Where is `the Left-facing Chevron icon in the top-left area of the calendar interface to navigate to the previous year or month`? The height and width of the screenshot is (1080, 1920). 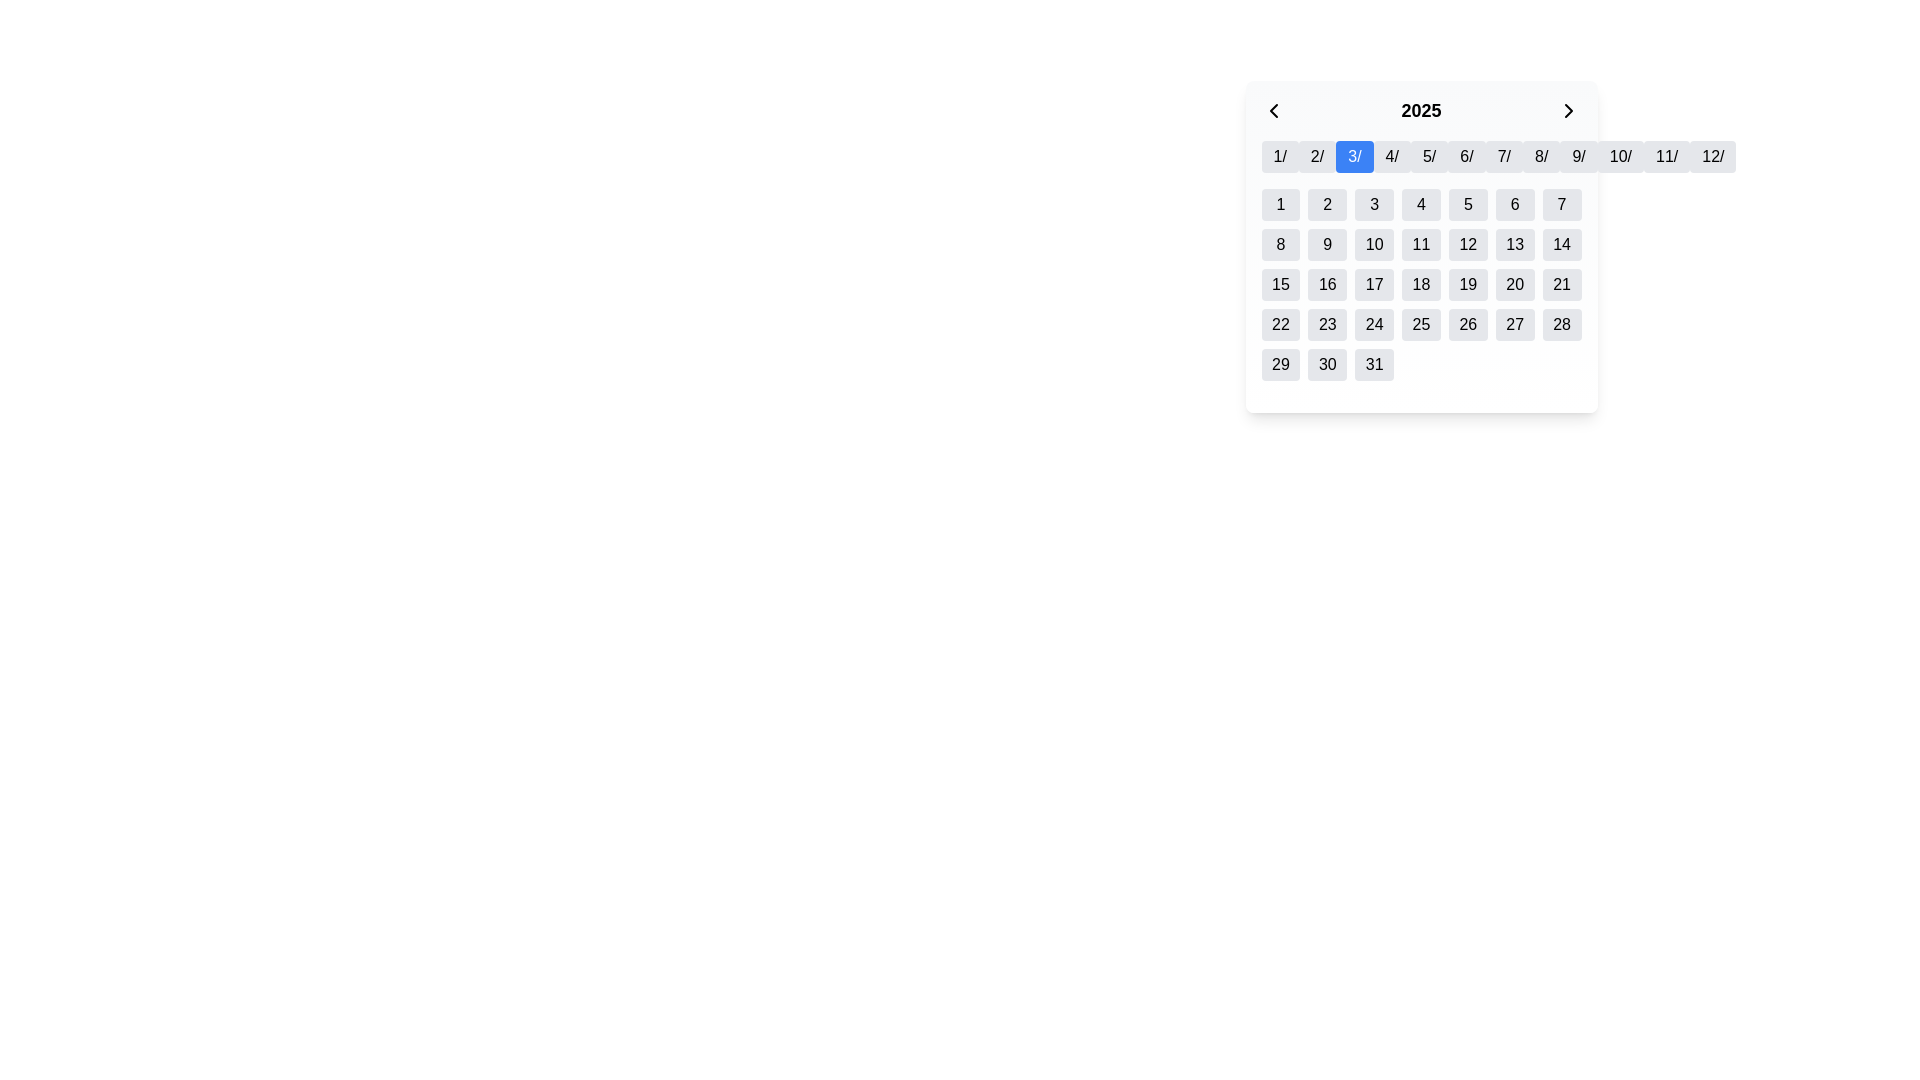
the Left-facing Chevron icon in the top-left area of the calendar interface to navigate to the previous year or month is located at coordinates (1272, 111).